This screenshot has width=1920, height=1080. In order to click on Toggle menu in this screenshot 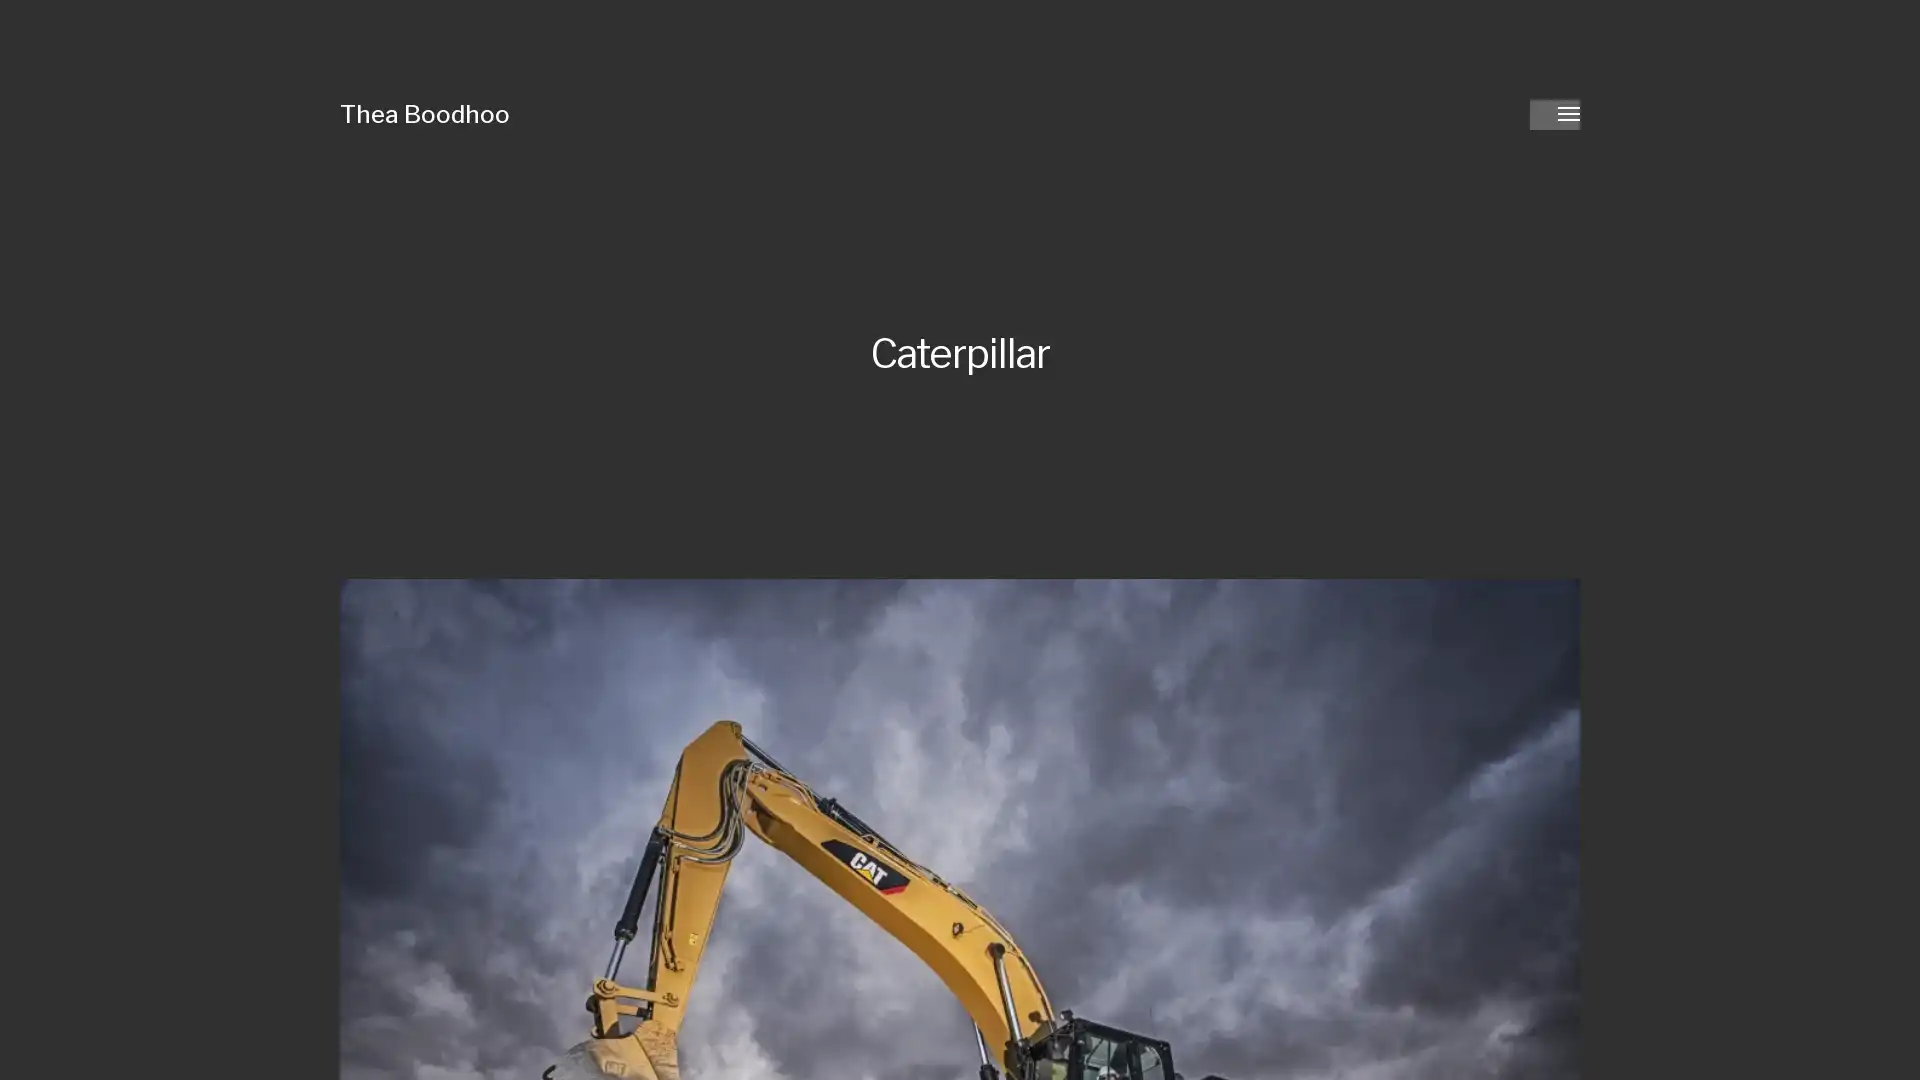, I will do `click(1554, 114)`.